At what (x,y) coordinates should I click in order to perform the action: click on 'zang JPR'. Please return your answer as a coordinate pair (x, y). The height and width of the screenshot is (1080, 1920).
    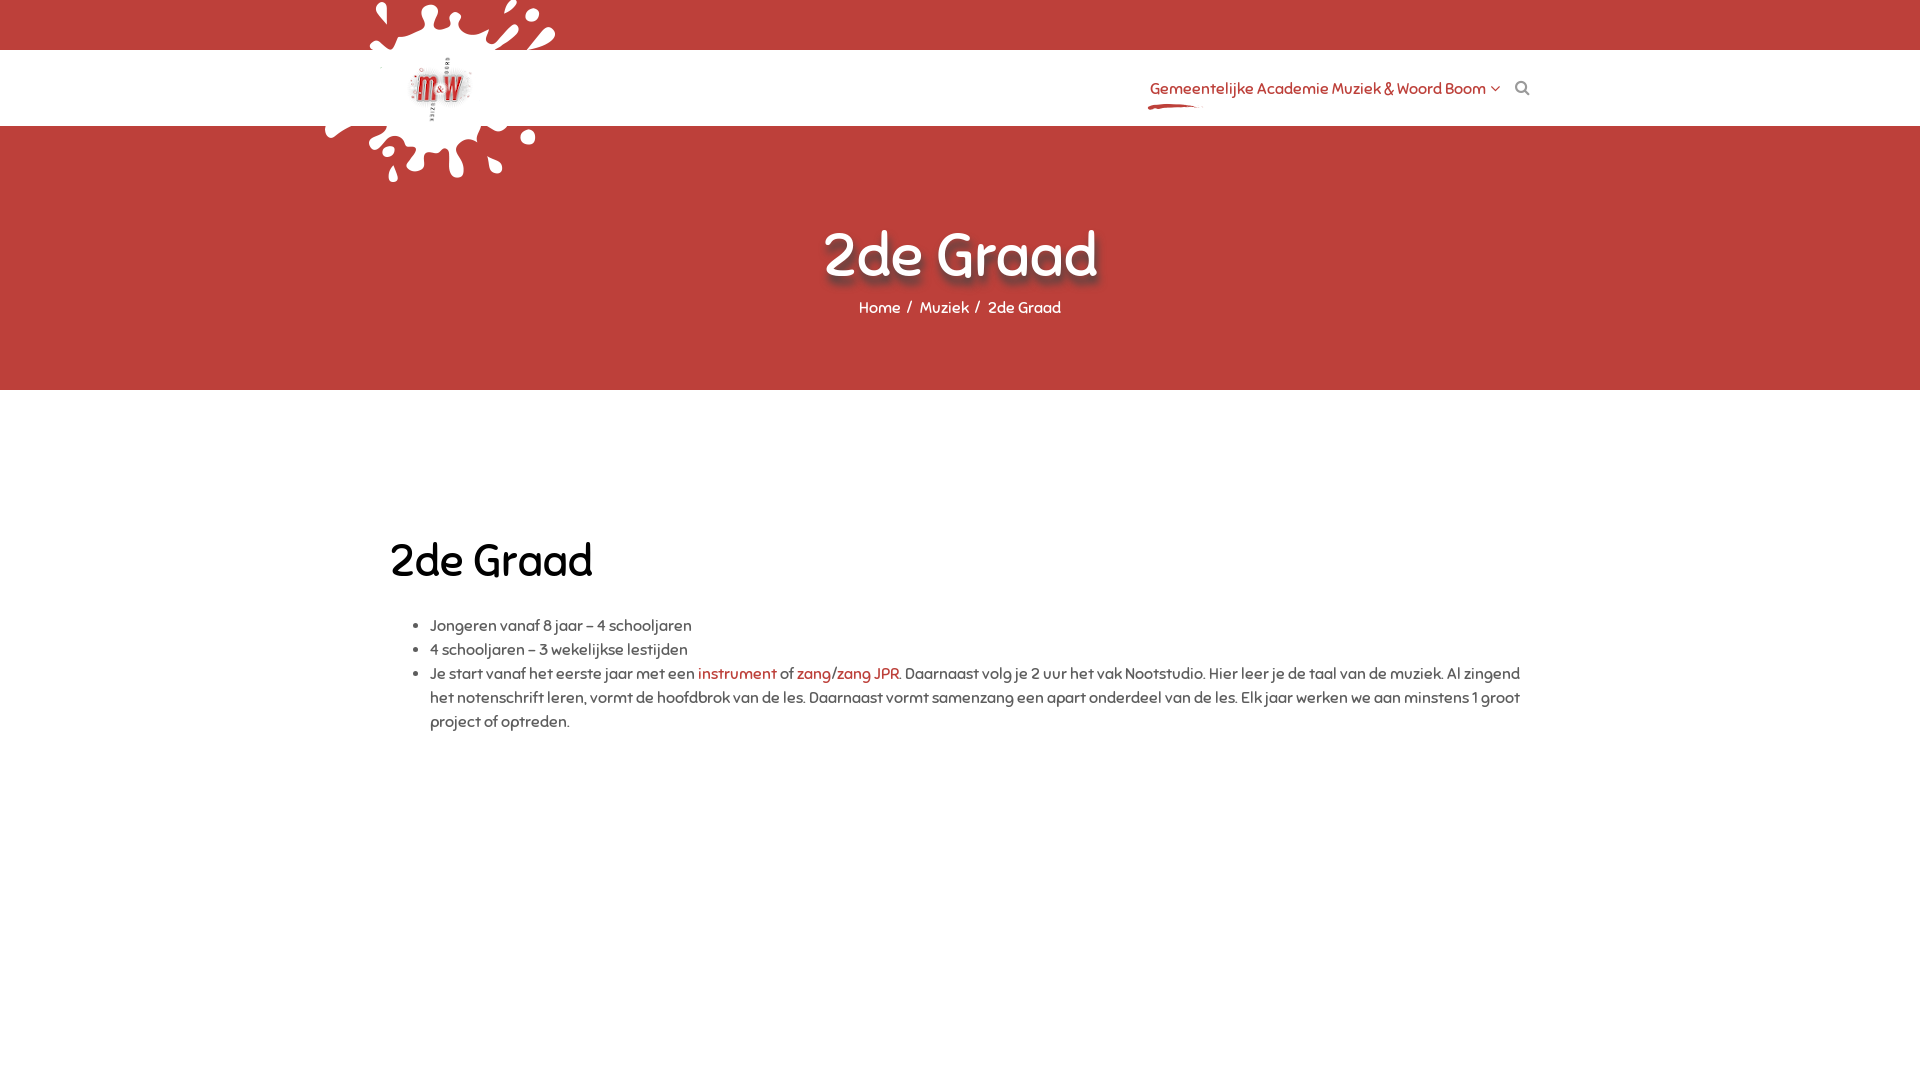
    Looking at the image, I should click on (868, 674).